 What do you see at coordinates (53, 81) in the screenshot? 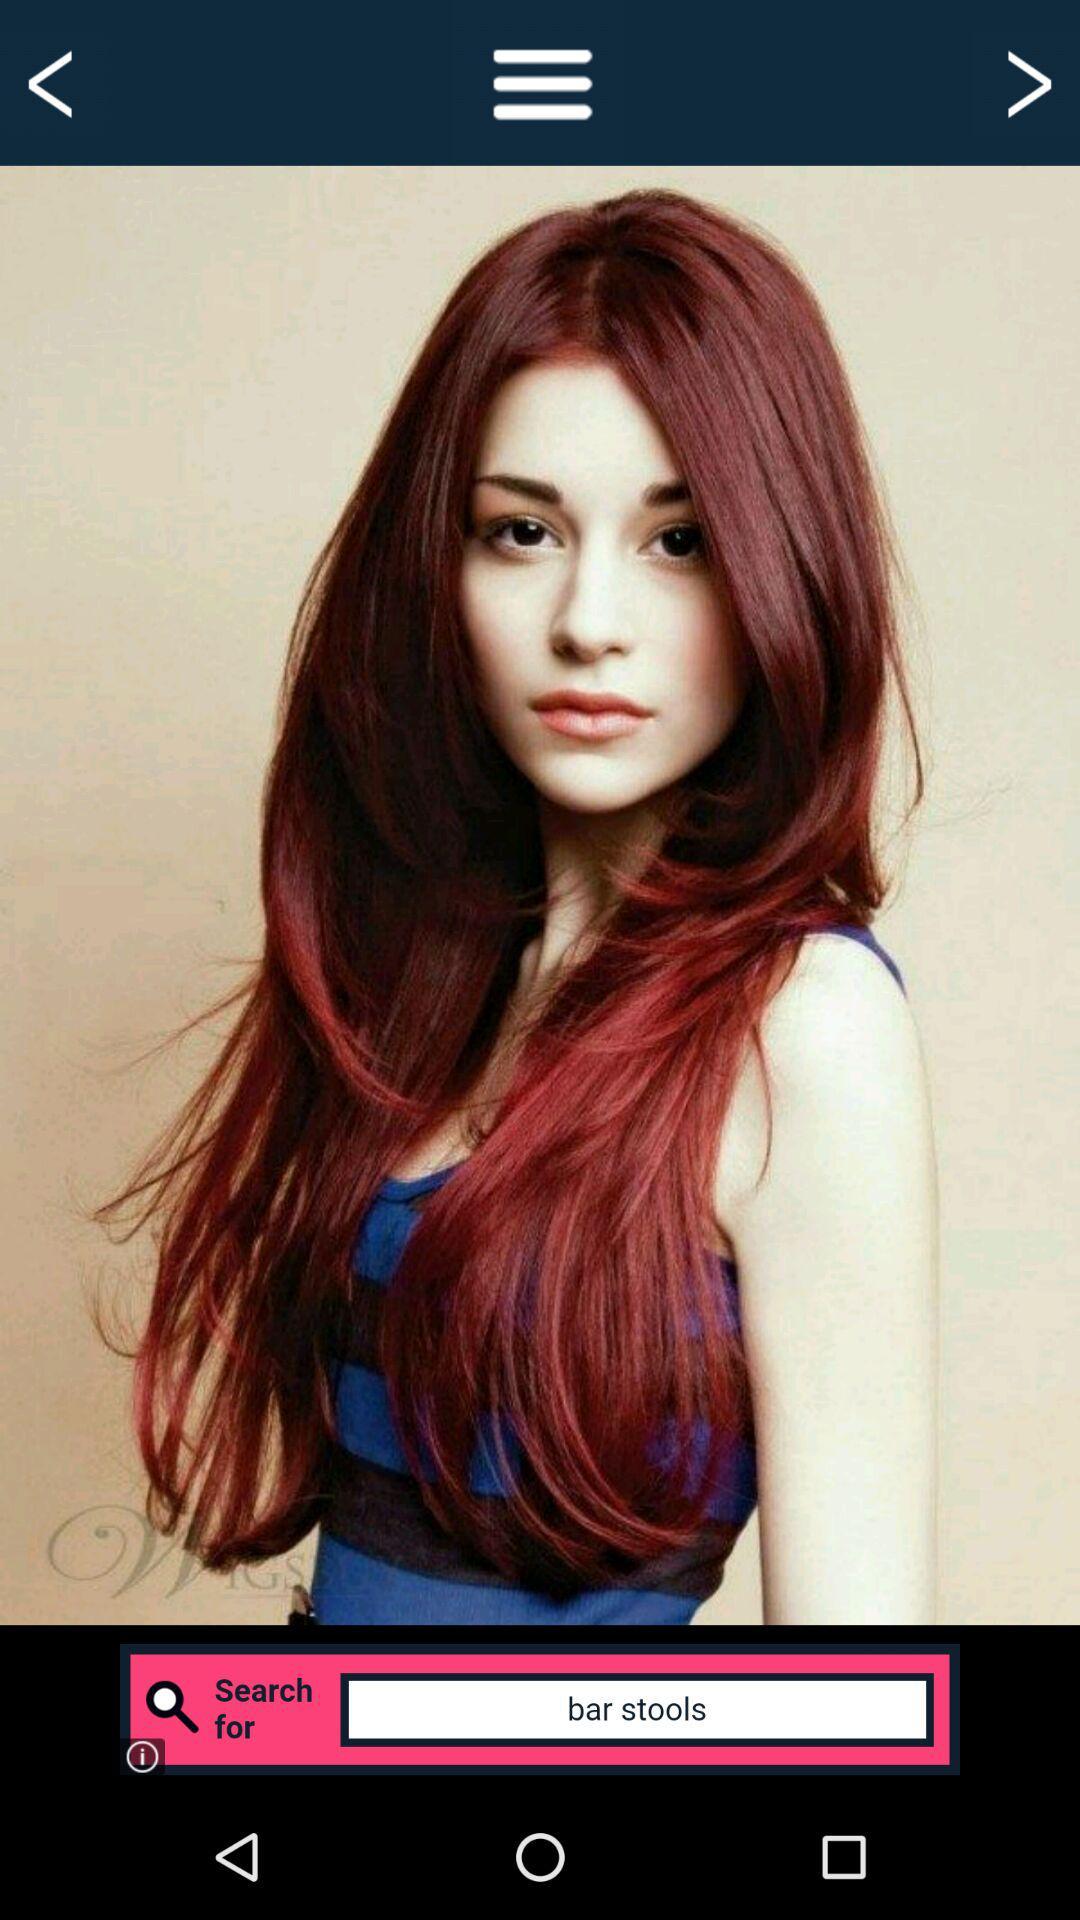
I see `back button` at bounding box center [53, 81].